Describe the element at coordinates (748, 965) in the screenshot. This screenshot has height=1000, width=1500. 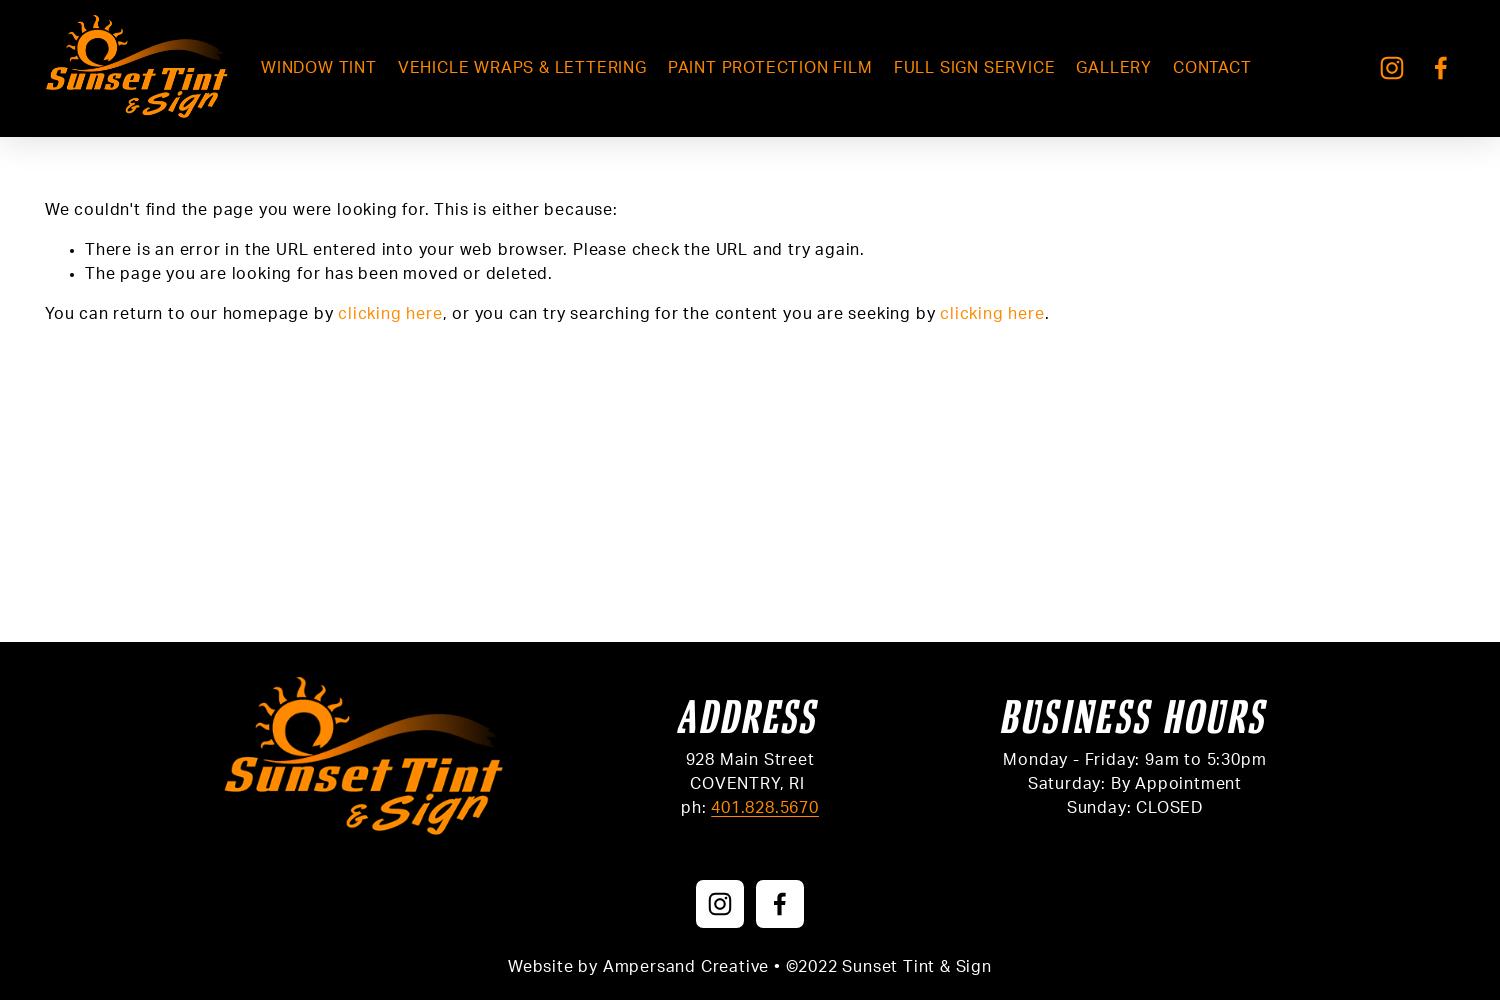
I see `'Website by Ampersand Creative • ©2022 Sunset Tint & Sign'` at that location.